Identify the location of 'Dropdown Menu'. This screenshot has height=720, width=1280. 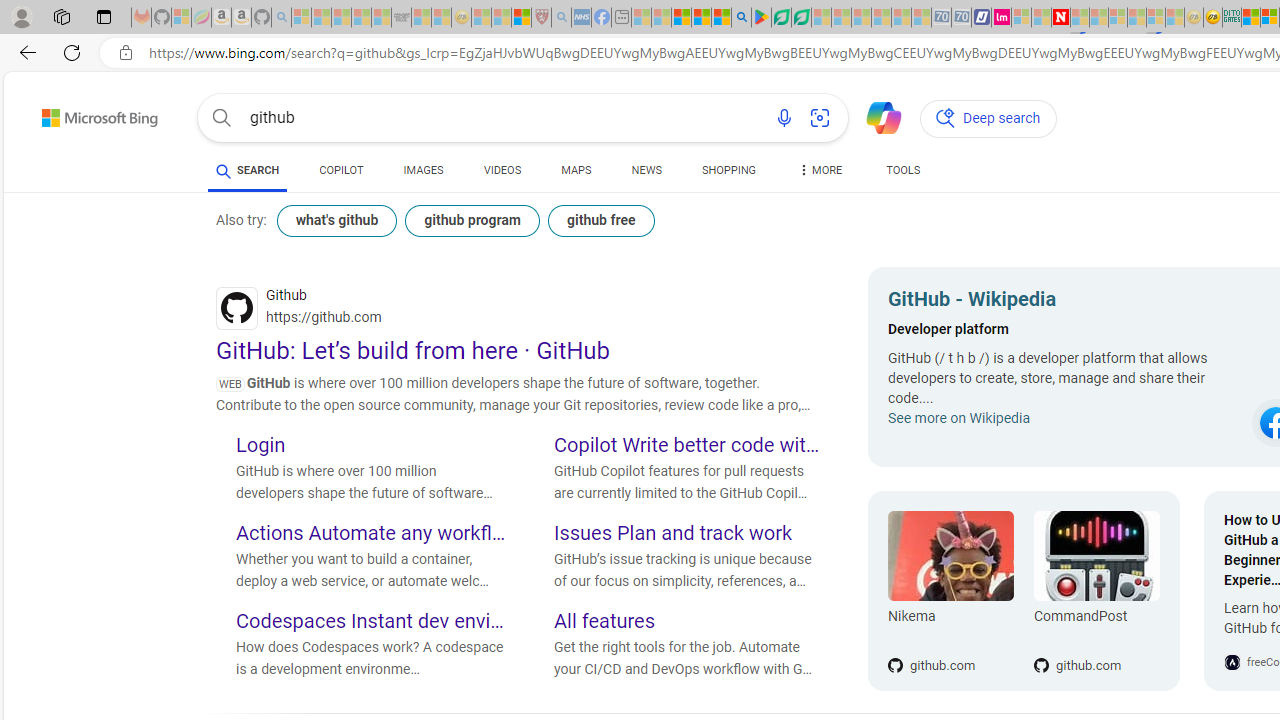
(819, 170).